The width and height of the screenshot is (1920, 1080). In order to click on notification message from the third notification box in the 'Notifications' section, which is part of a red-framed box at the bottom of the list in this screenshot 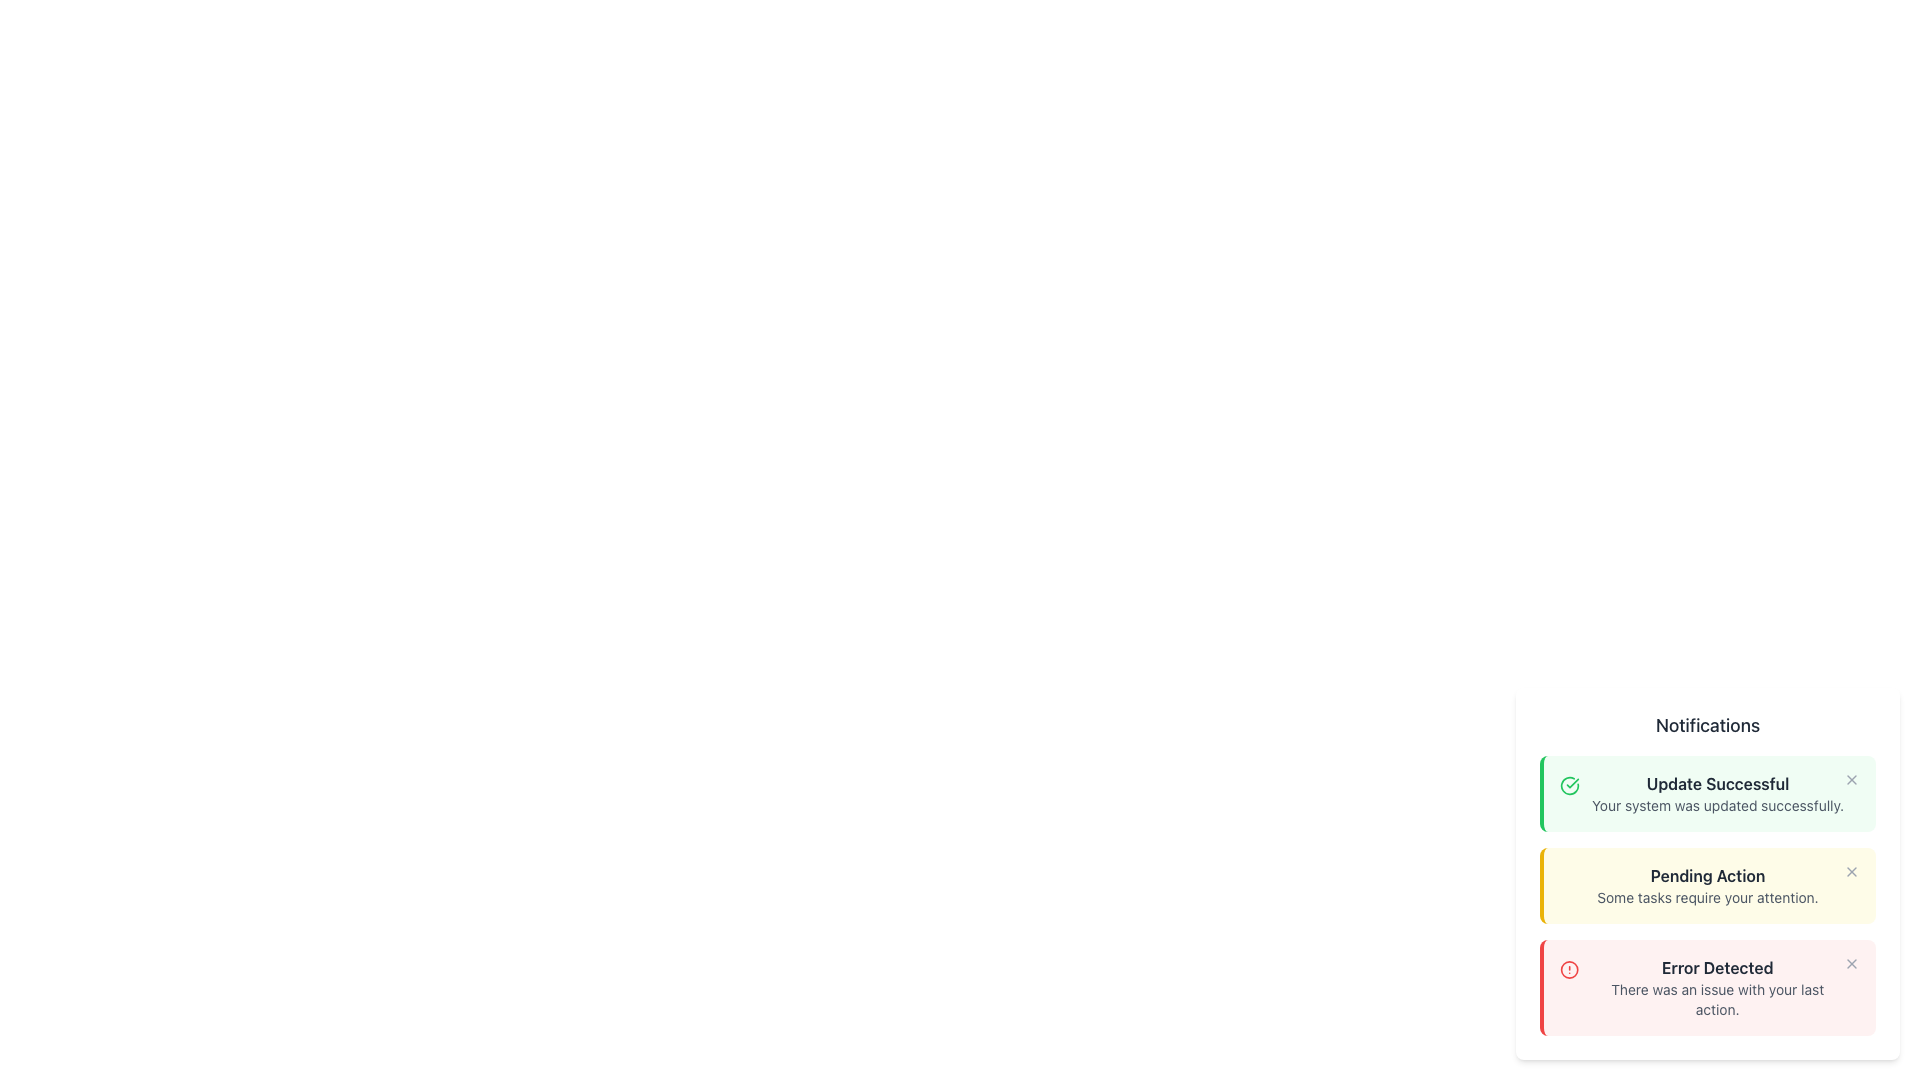, I will do `click(1708, 986)`.